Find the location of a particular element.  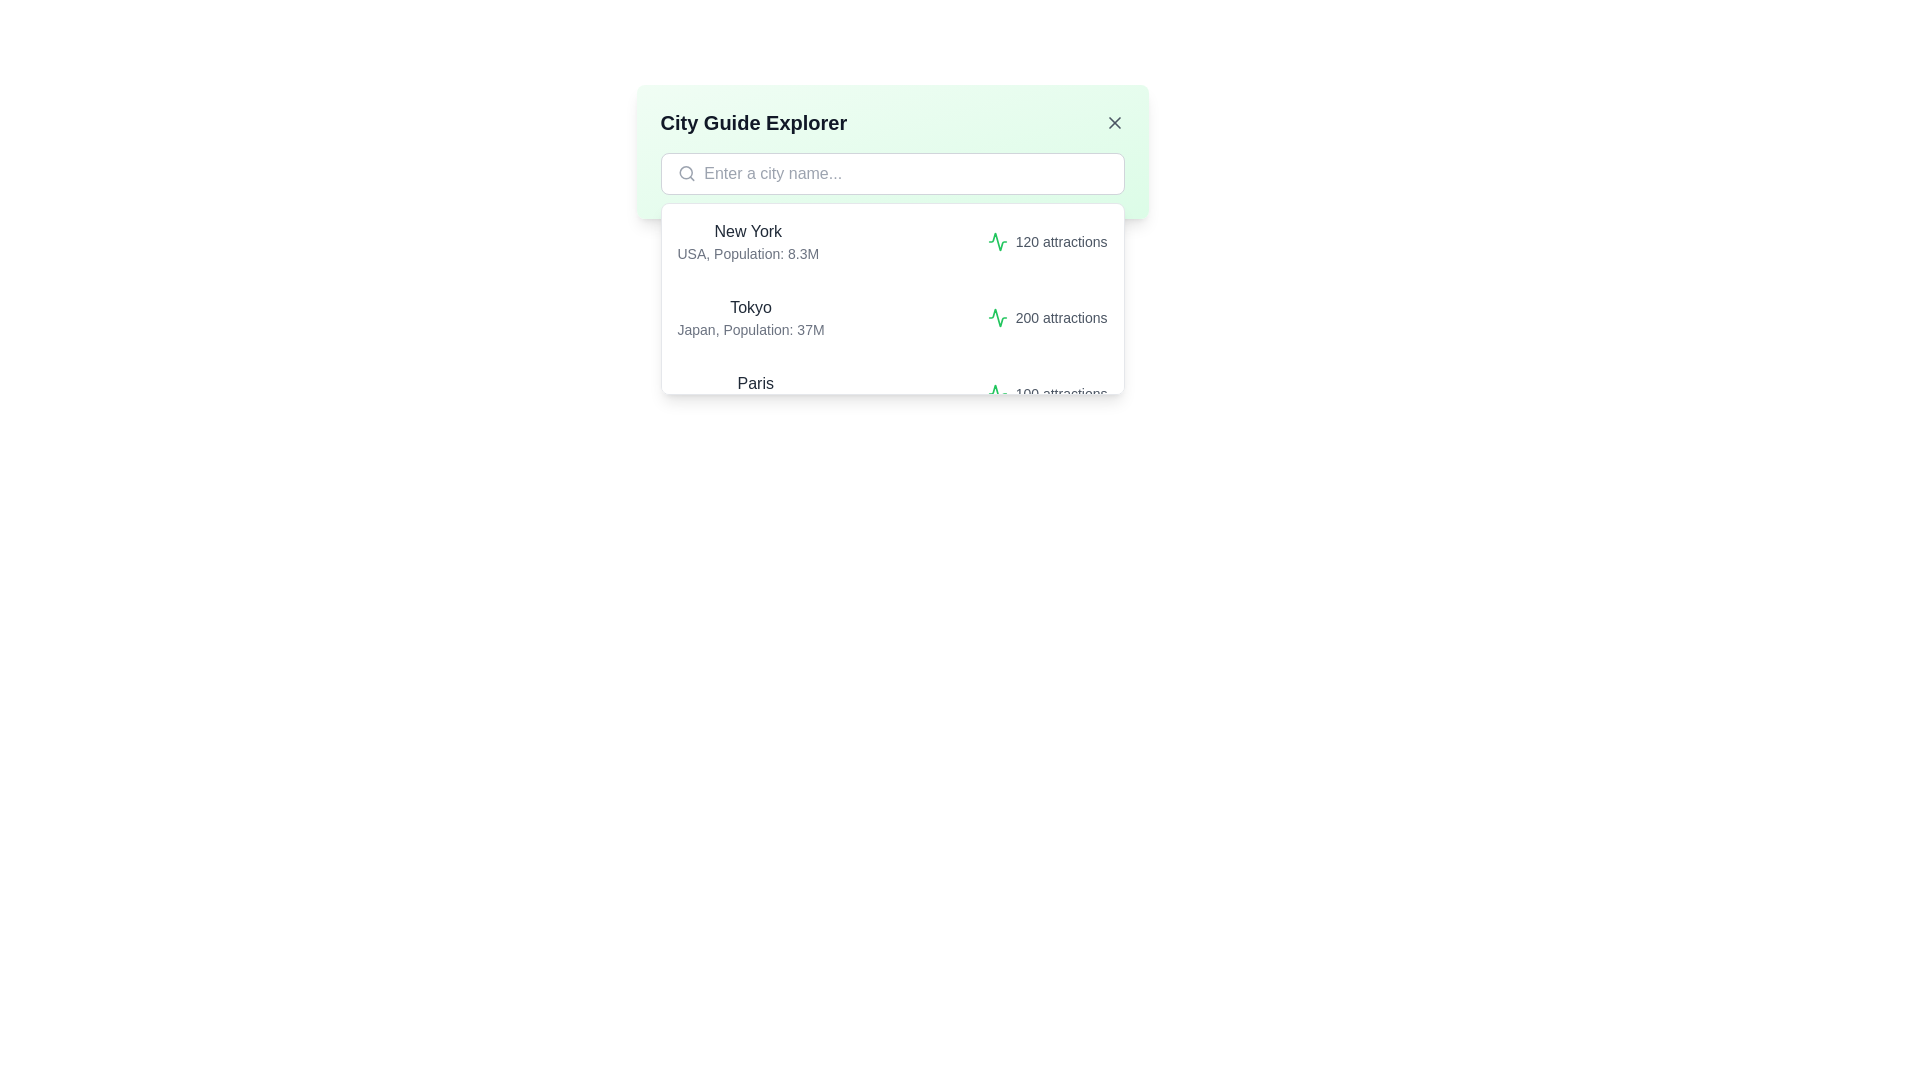

the Close Button, which is represented by an 'X' icon located on the far right of the header section of the 'City Guide Explorer' interface is located at coordinates (1113, 123).